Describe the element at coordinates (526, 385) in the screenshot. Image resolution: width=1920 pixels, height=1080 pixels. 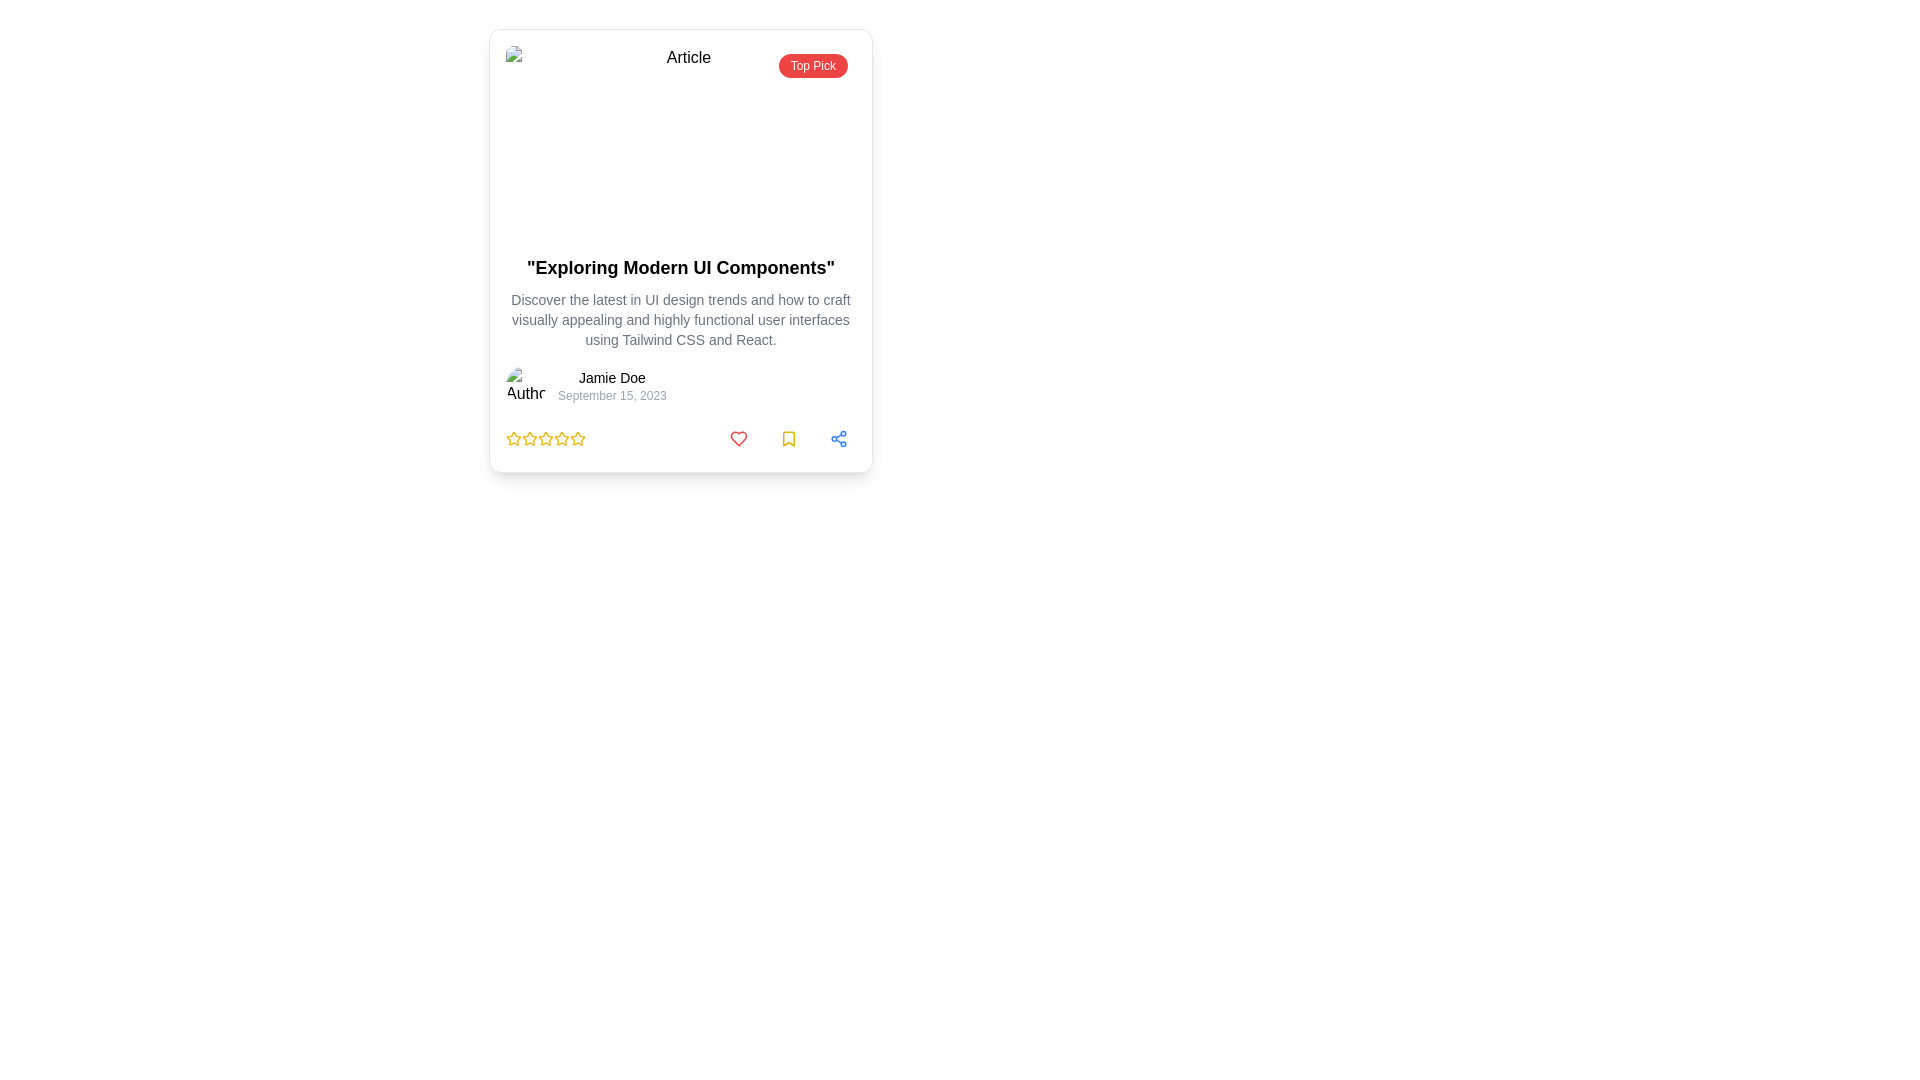
I see `the avatar image representing the author located on the left side of the text information for 'Jamie Doe'` at that location.